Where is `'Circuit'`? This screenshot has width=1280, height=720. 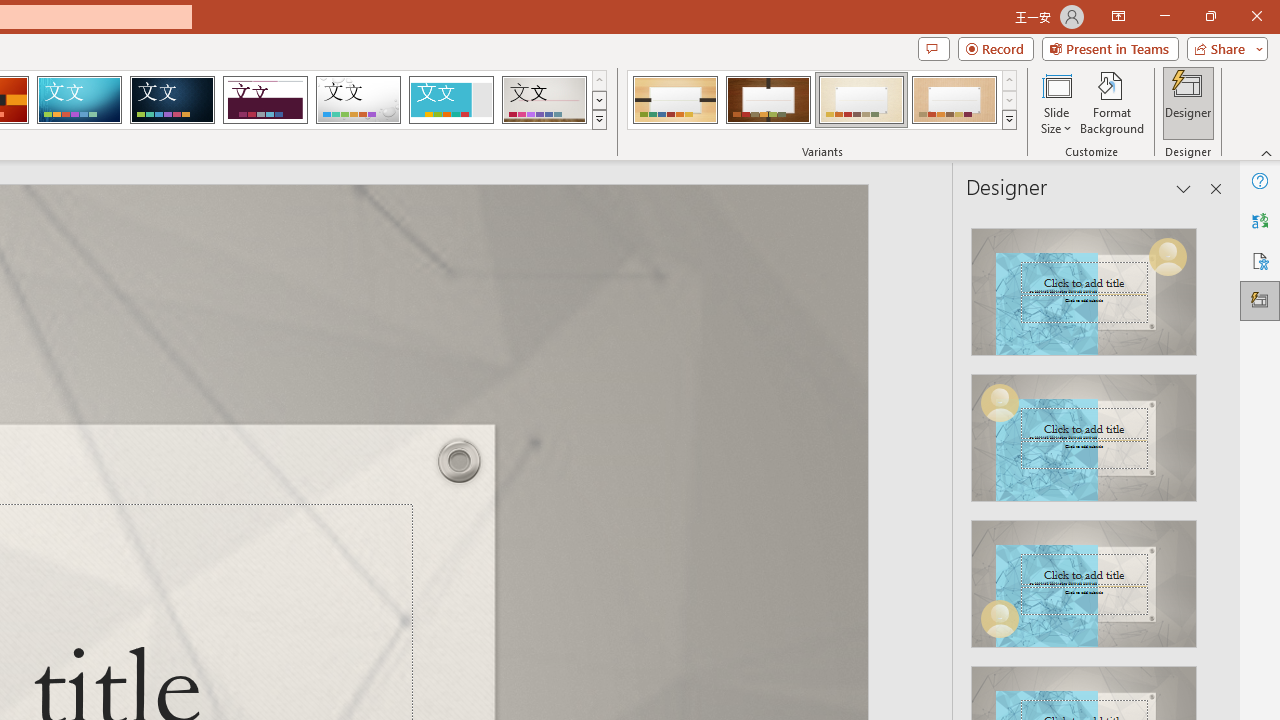
'Circuit' is located at coordinates (79, 100).